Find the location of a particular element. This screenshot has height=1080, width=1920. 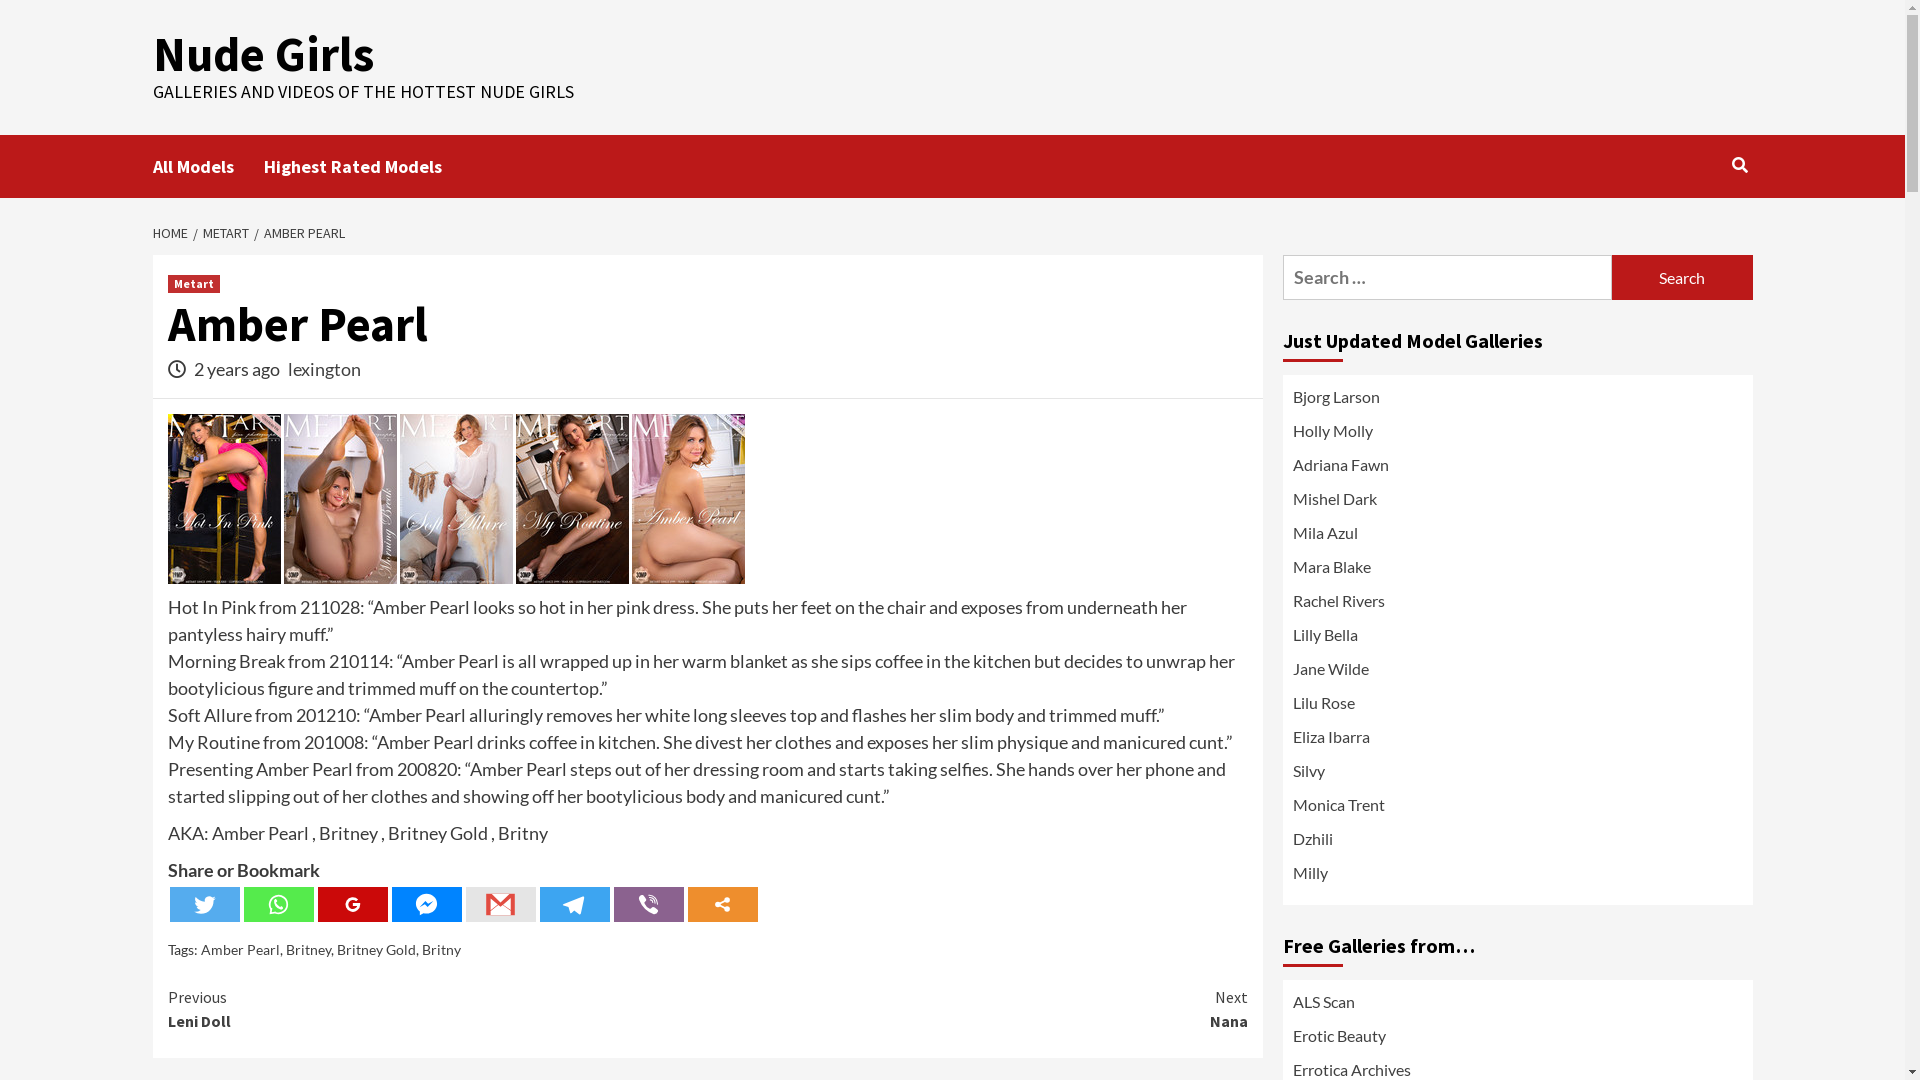

'lexington' is located at coordinates (324, 369).